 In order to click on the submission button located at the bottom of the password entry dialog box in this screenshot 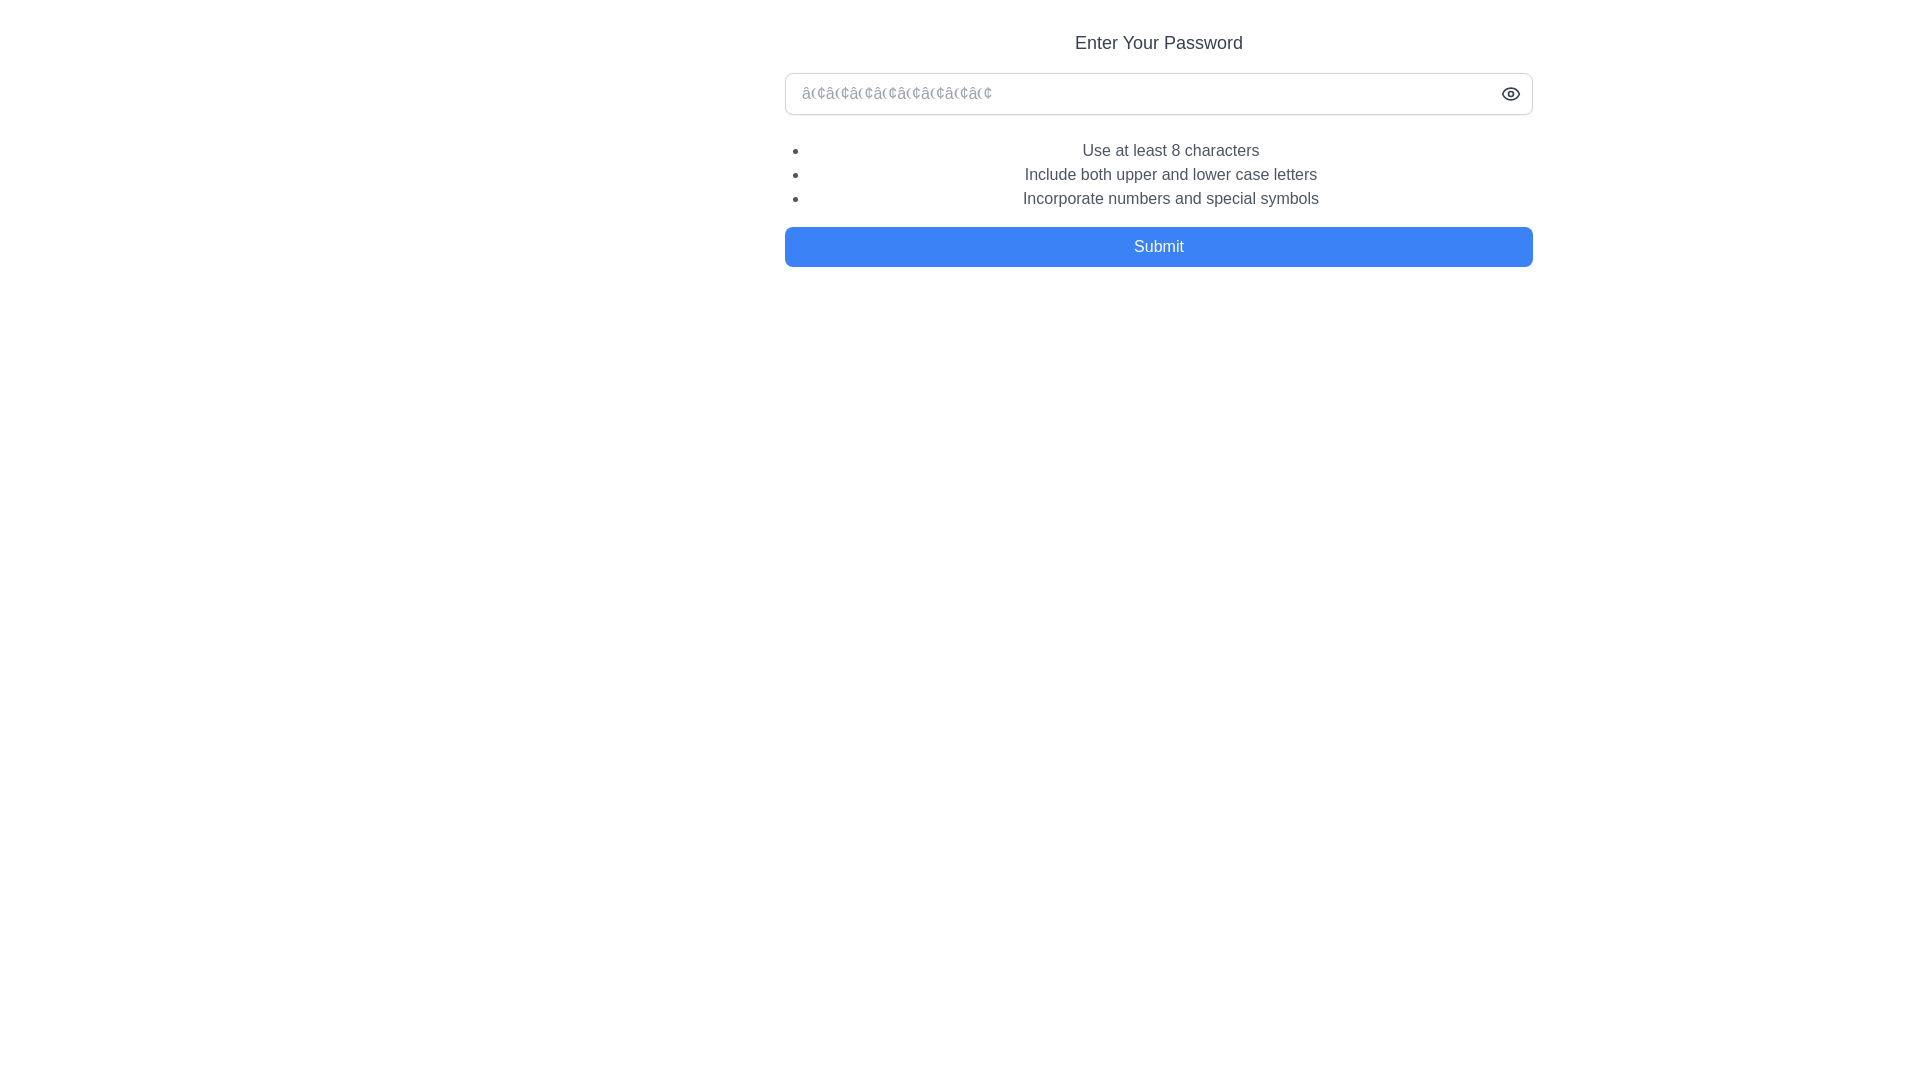, I will do `click(1158, 251)`.